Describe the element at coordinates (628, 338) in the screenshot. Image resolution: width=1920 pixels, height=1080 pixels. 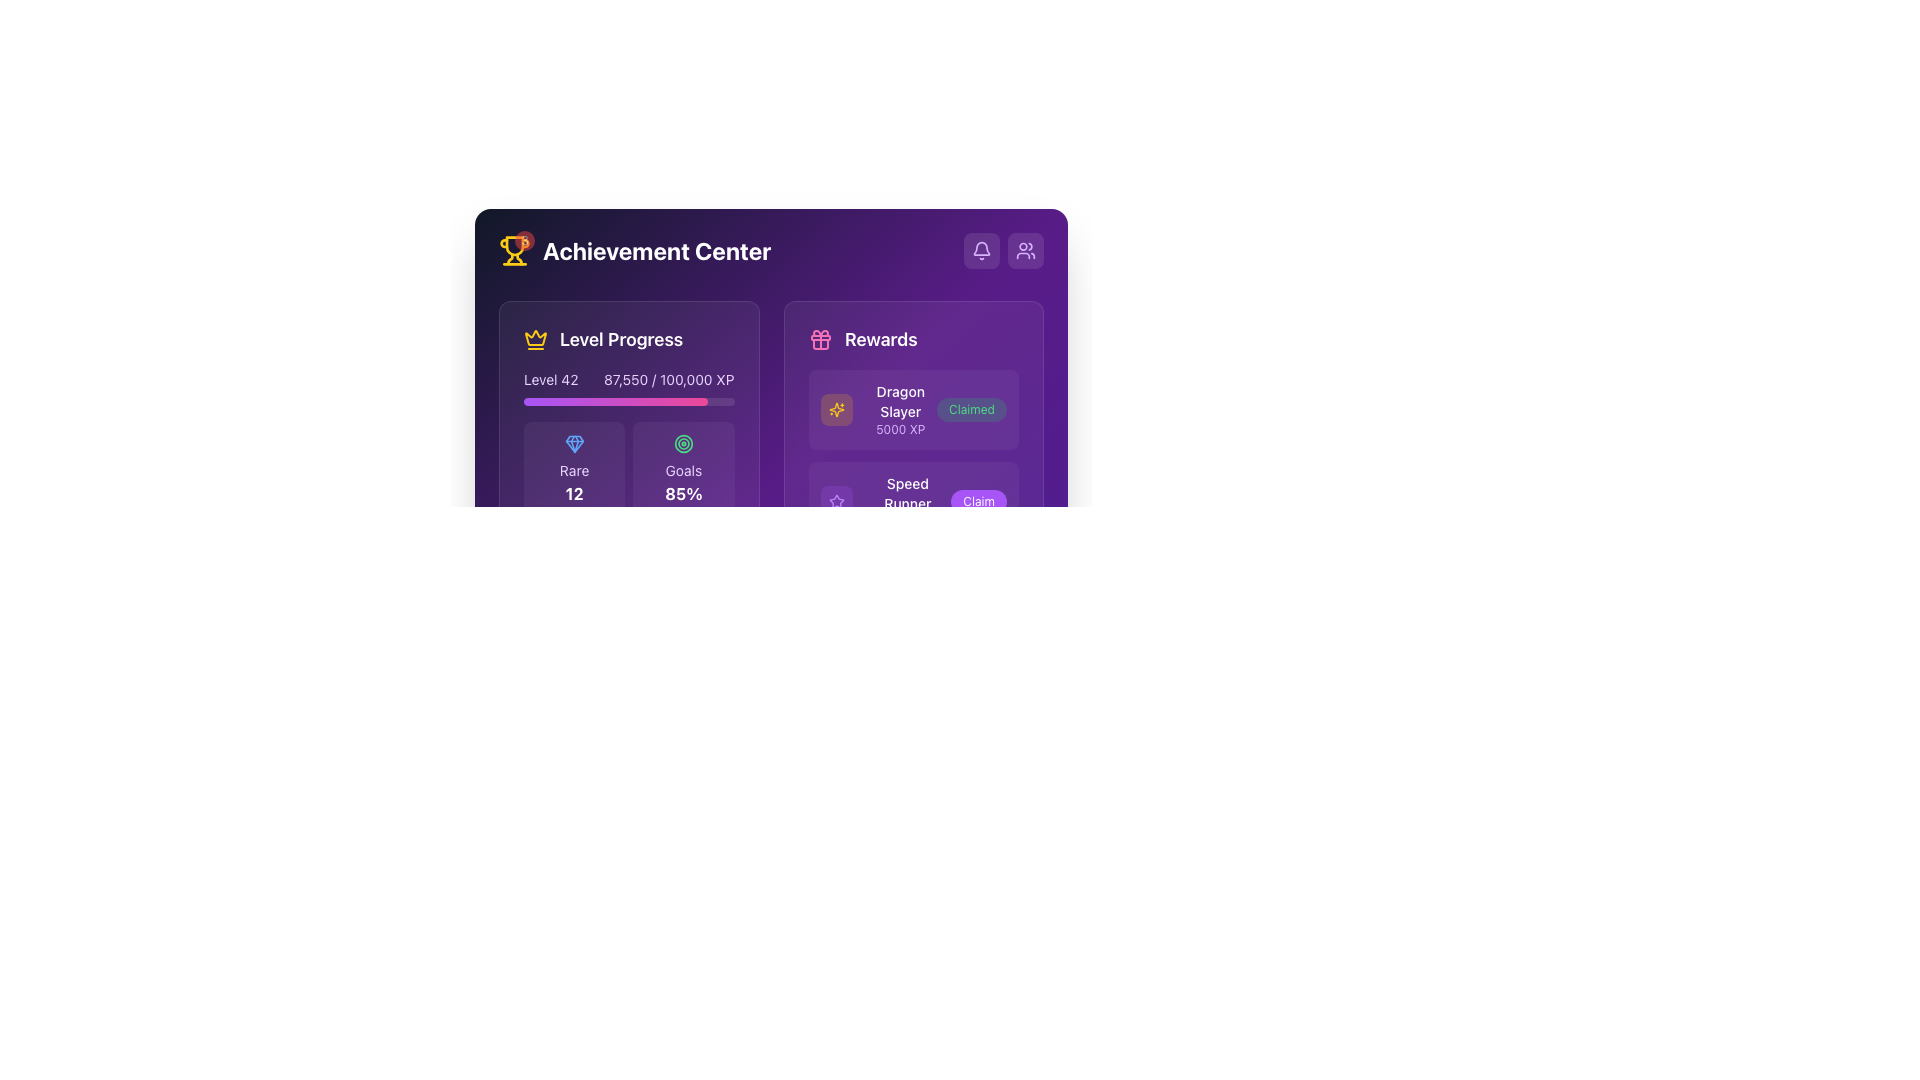
I see `the 'Level Progress' header section, which includes a yellow crown icon and bold white text, located at the top of the left panel` at that location.